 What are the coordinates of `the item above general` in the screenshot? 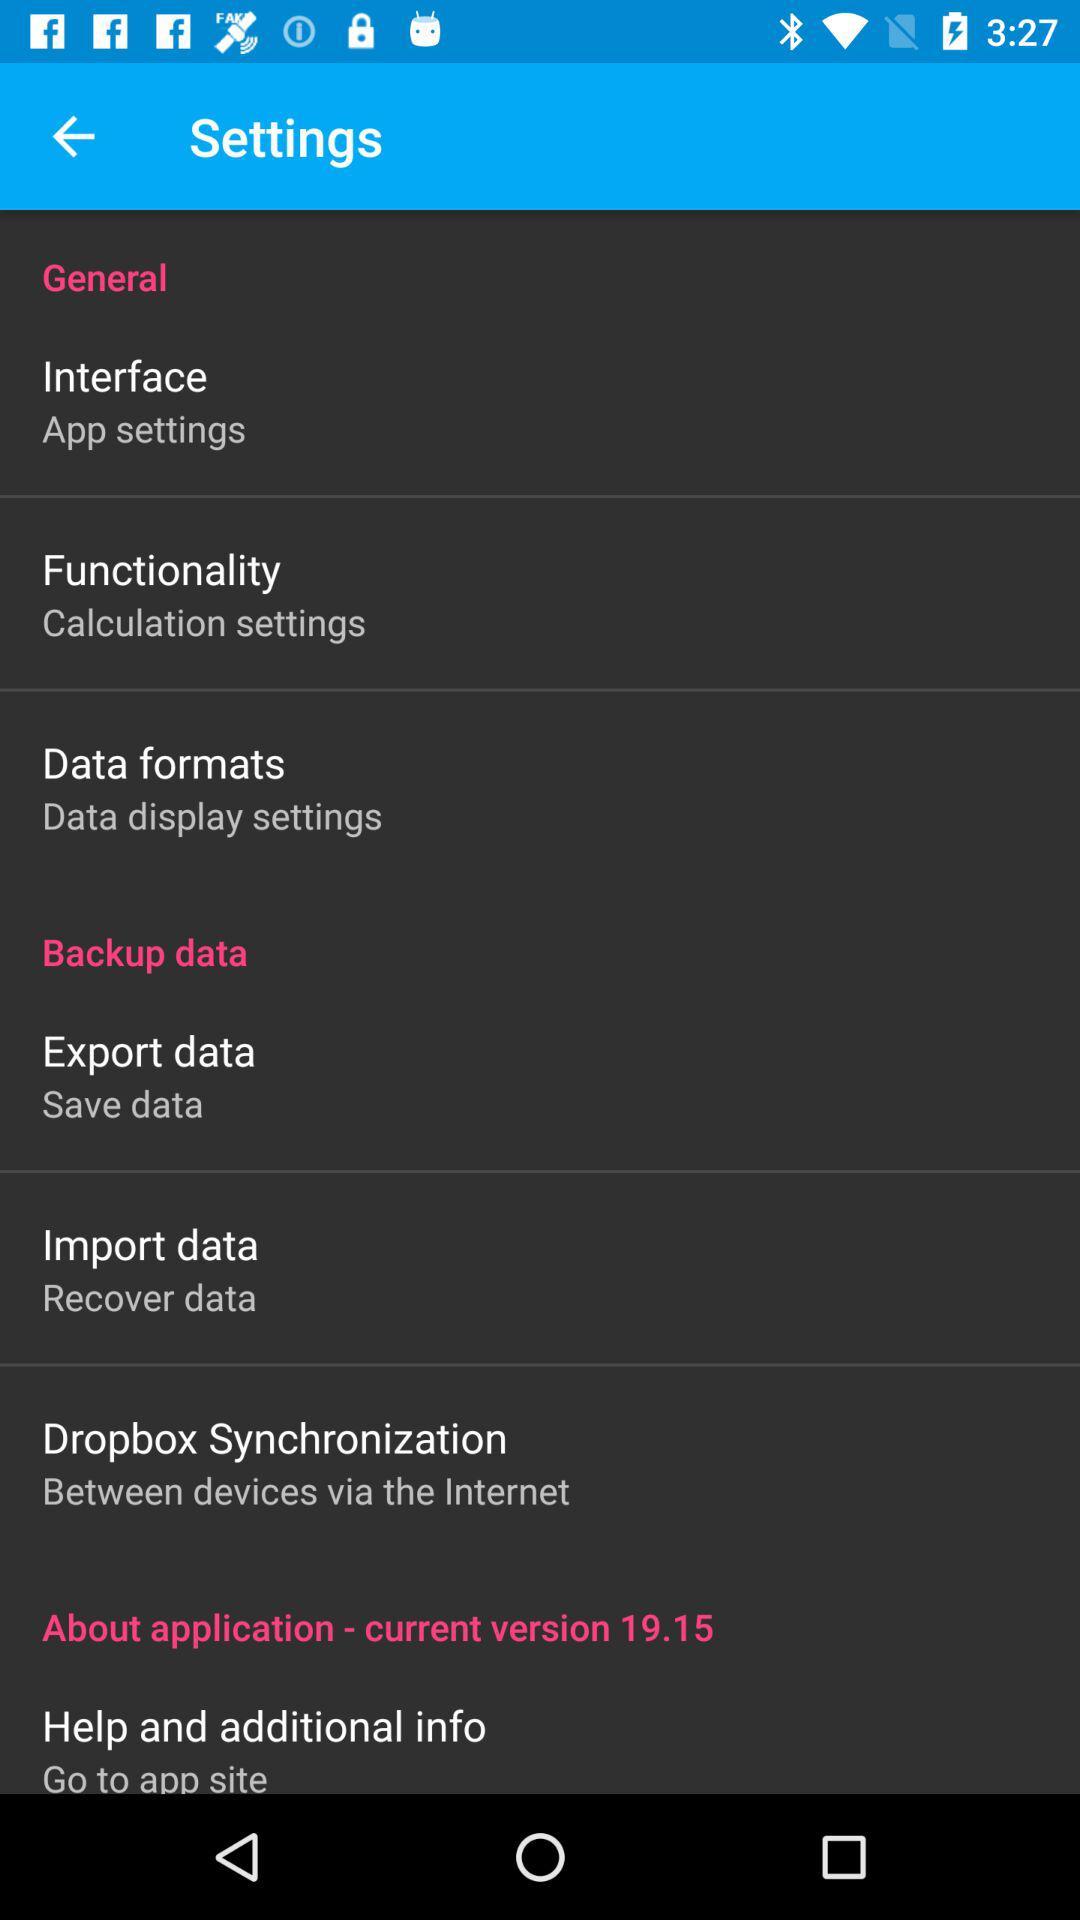 It's located at (72, 135).